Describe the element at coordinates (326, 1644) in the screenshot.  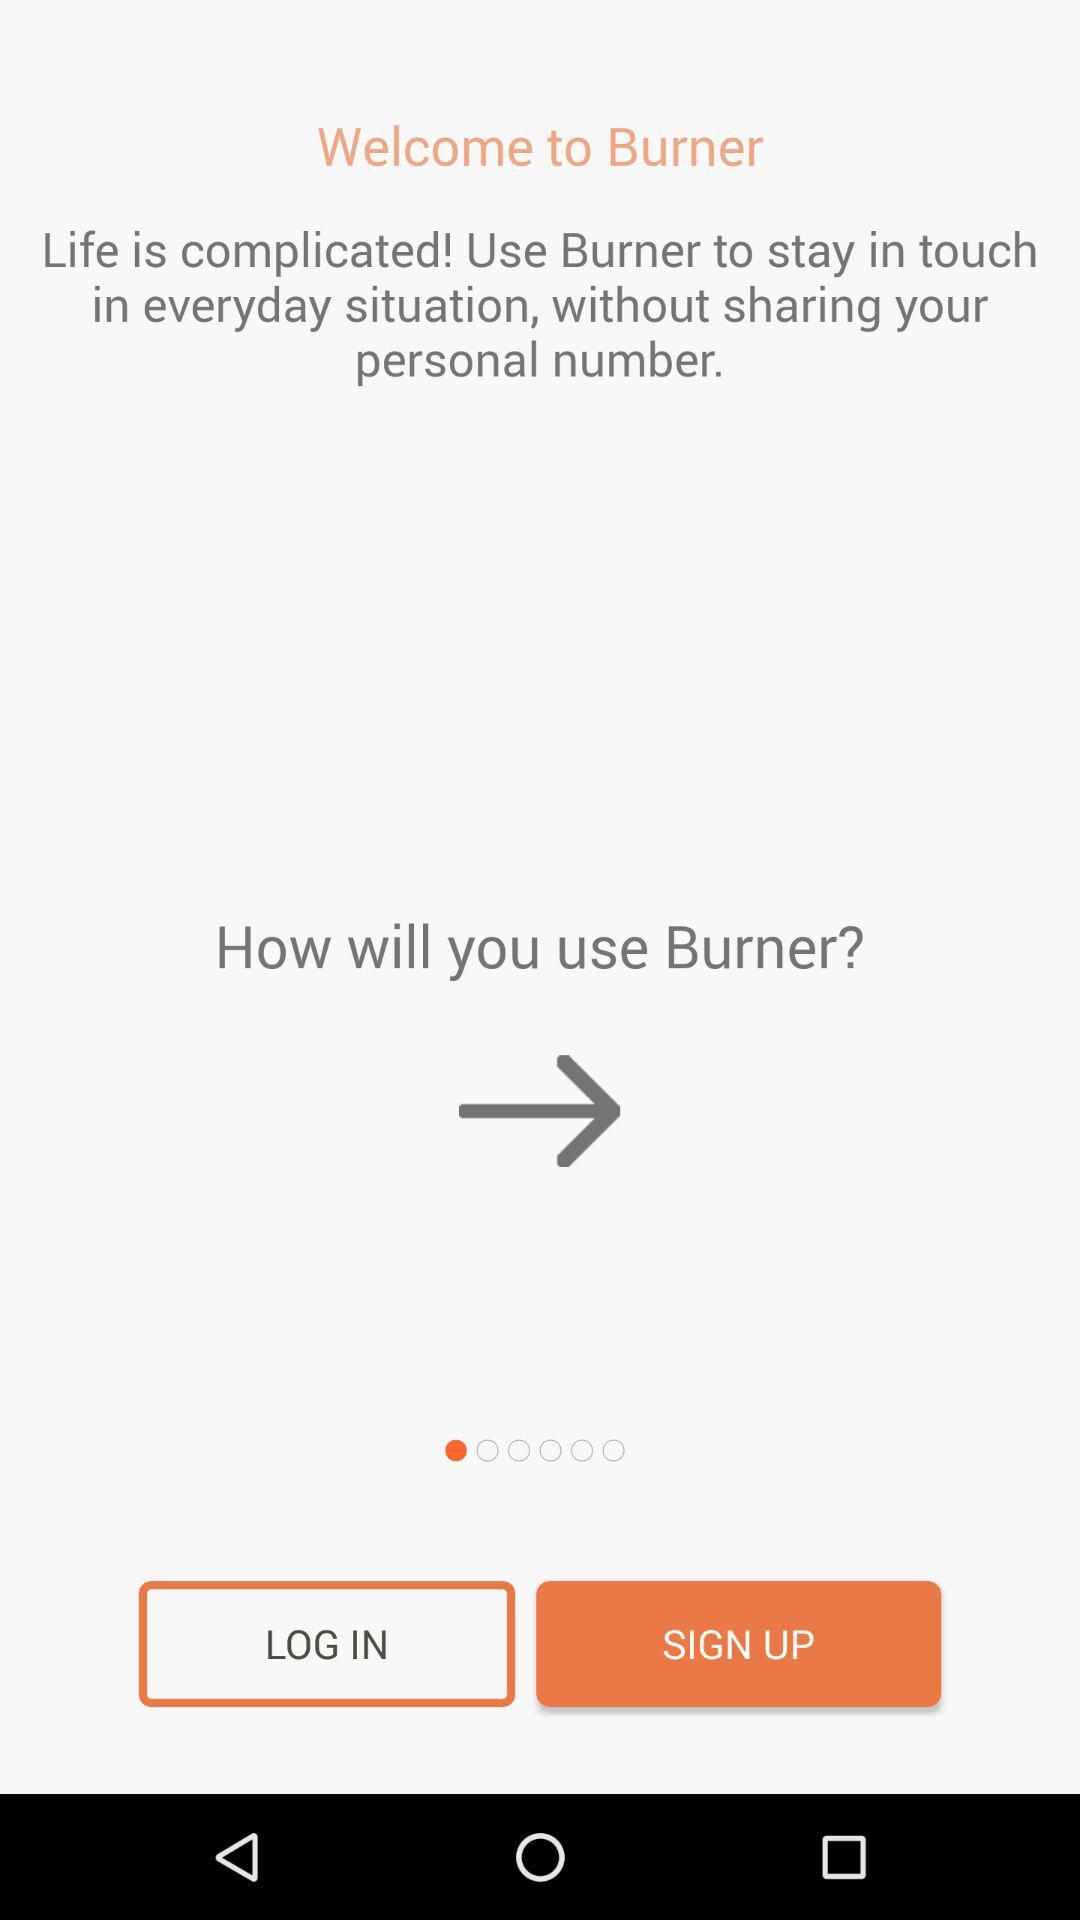
I see `the log in item` at that location.